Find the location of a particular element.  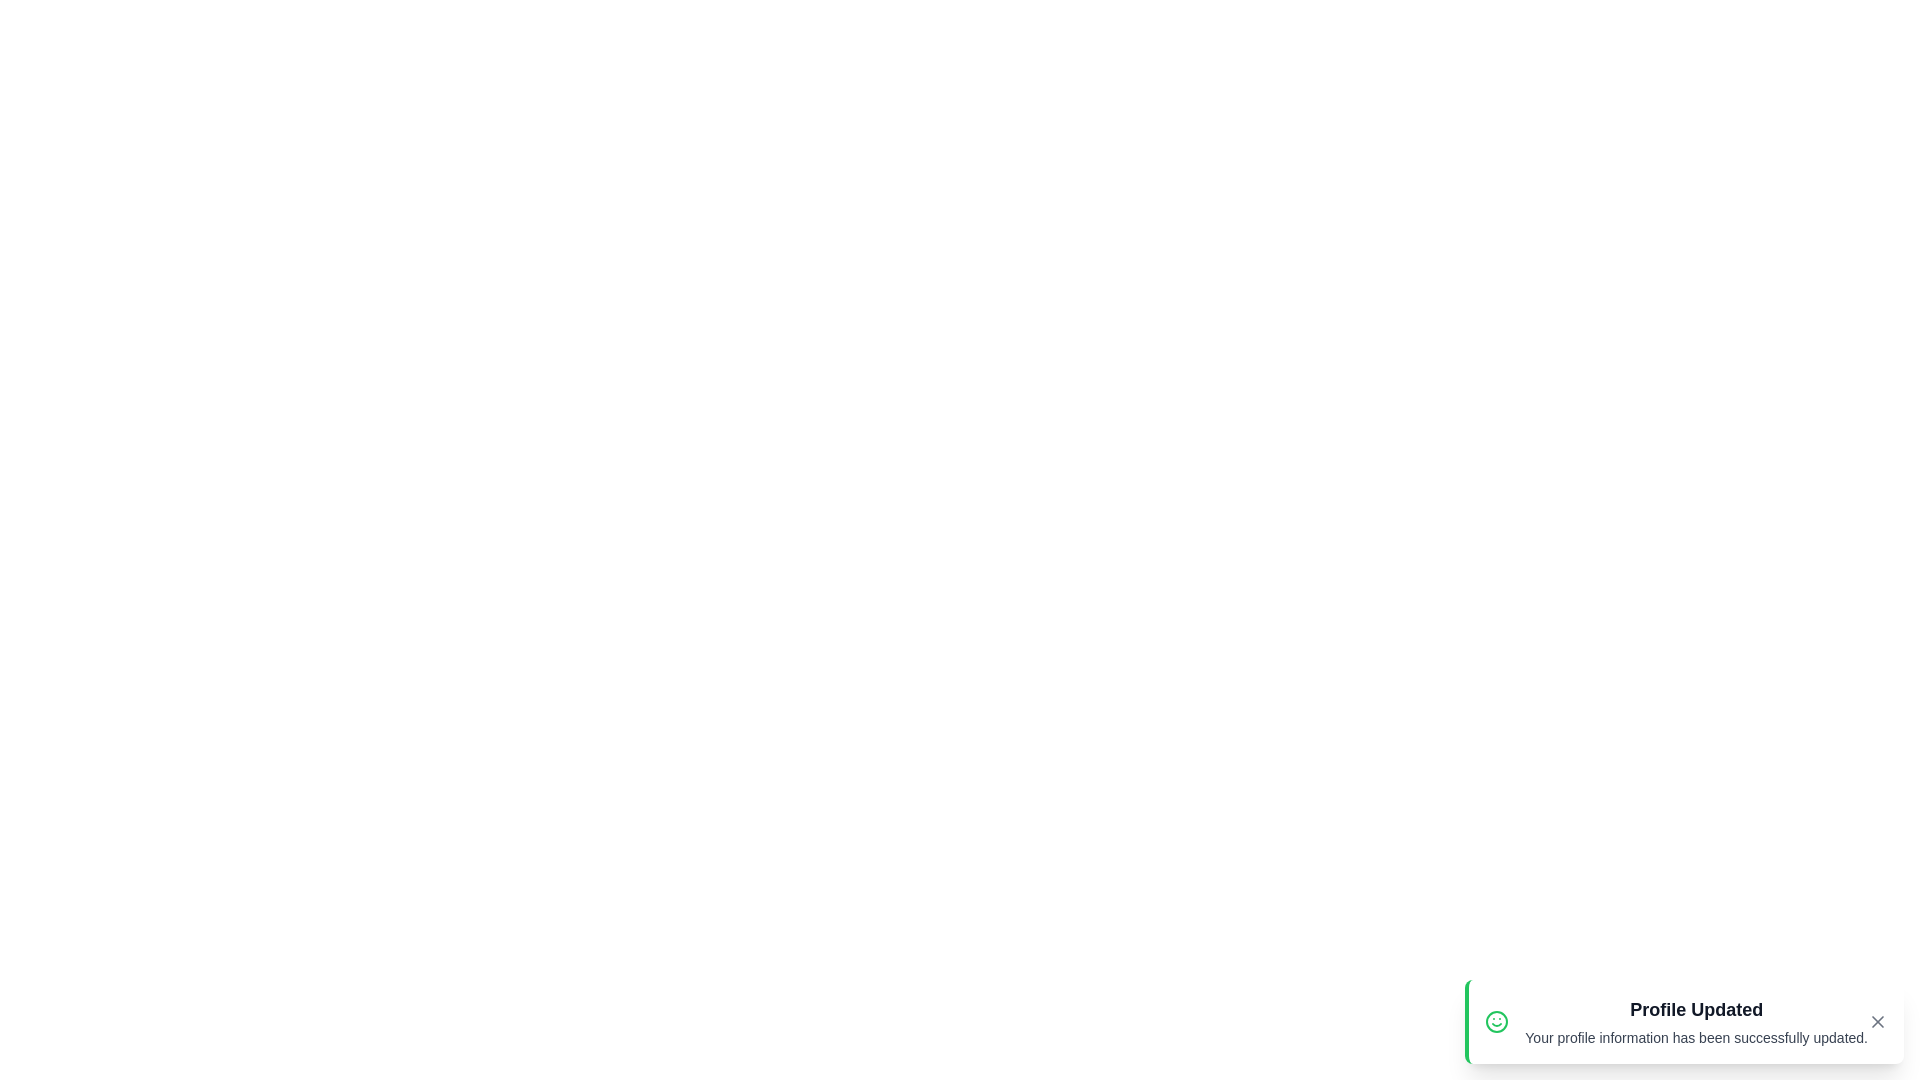

the close icon to dismiss the notification is located at coordinates (1876, 1022).